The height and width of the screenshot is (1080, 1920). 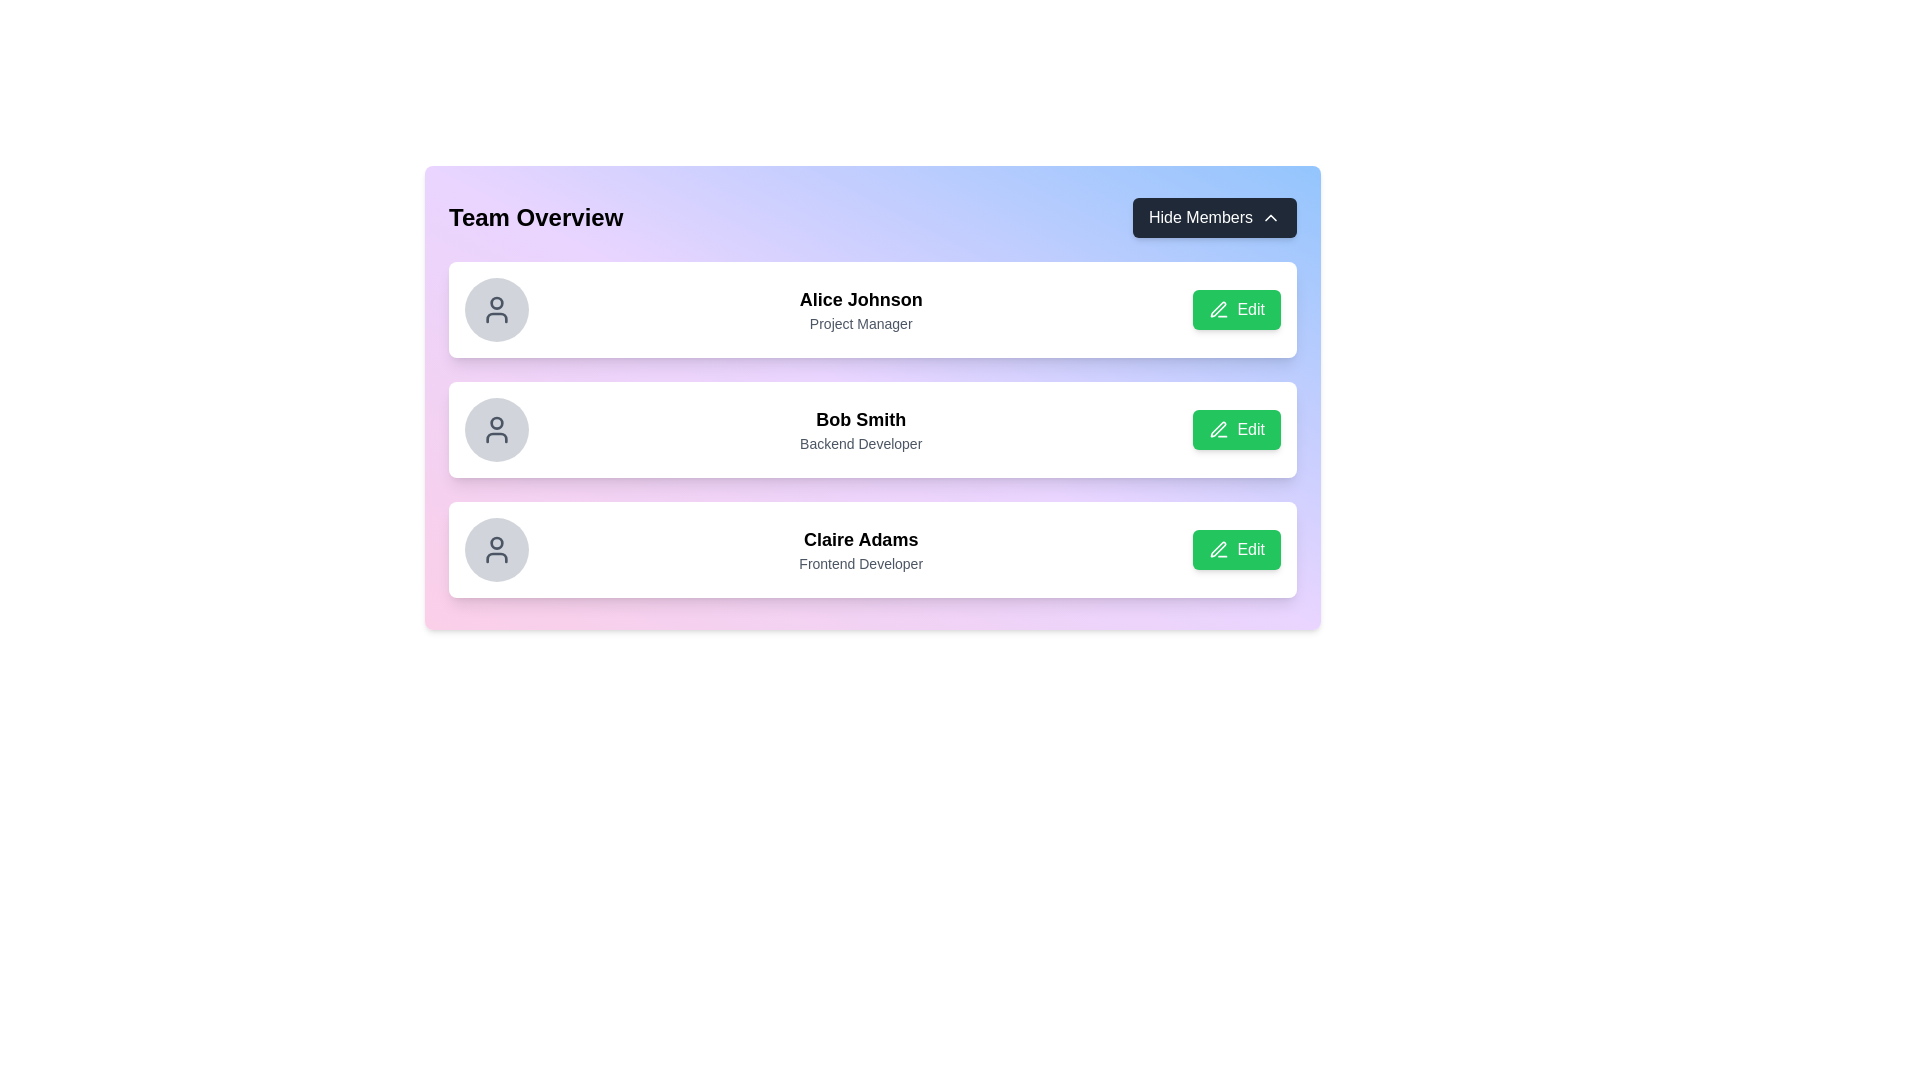 What do you see at coordinates (1250, 428) in the screenshot?
I see `the 'Edit' text label styled in white on a green background, which is part of a button next to 'Bob Smith', the 'Backend Developer'` at bounding box center [1250, 428].